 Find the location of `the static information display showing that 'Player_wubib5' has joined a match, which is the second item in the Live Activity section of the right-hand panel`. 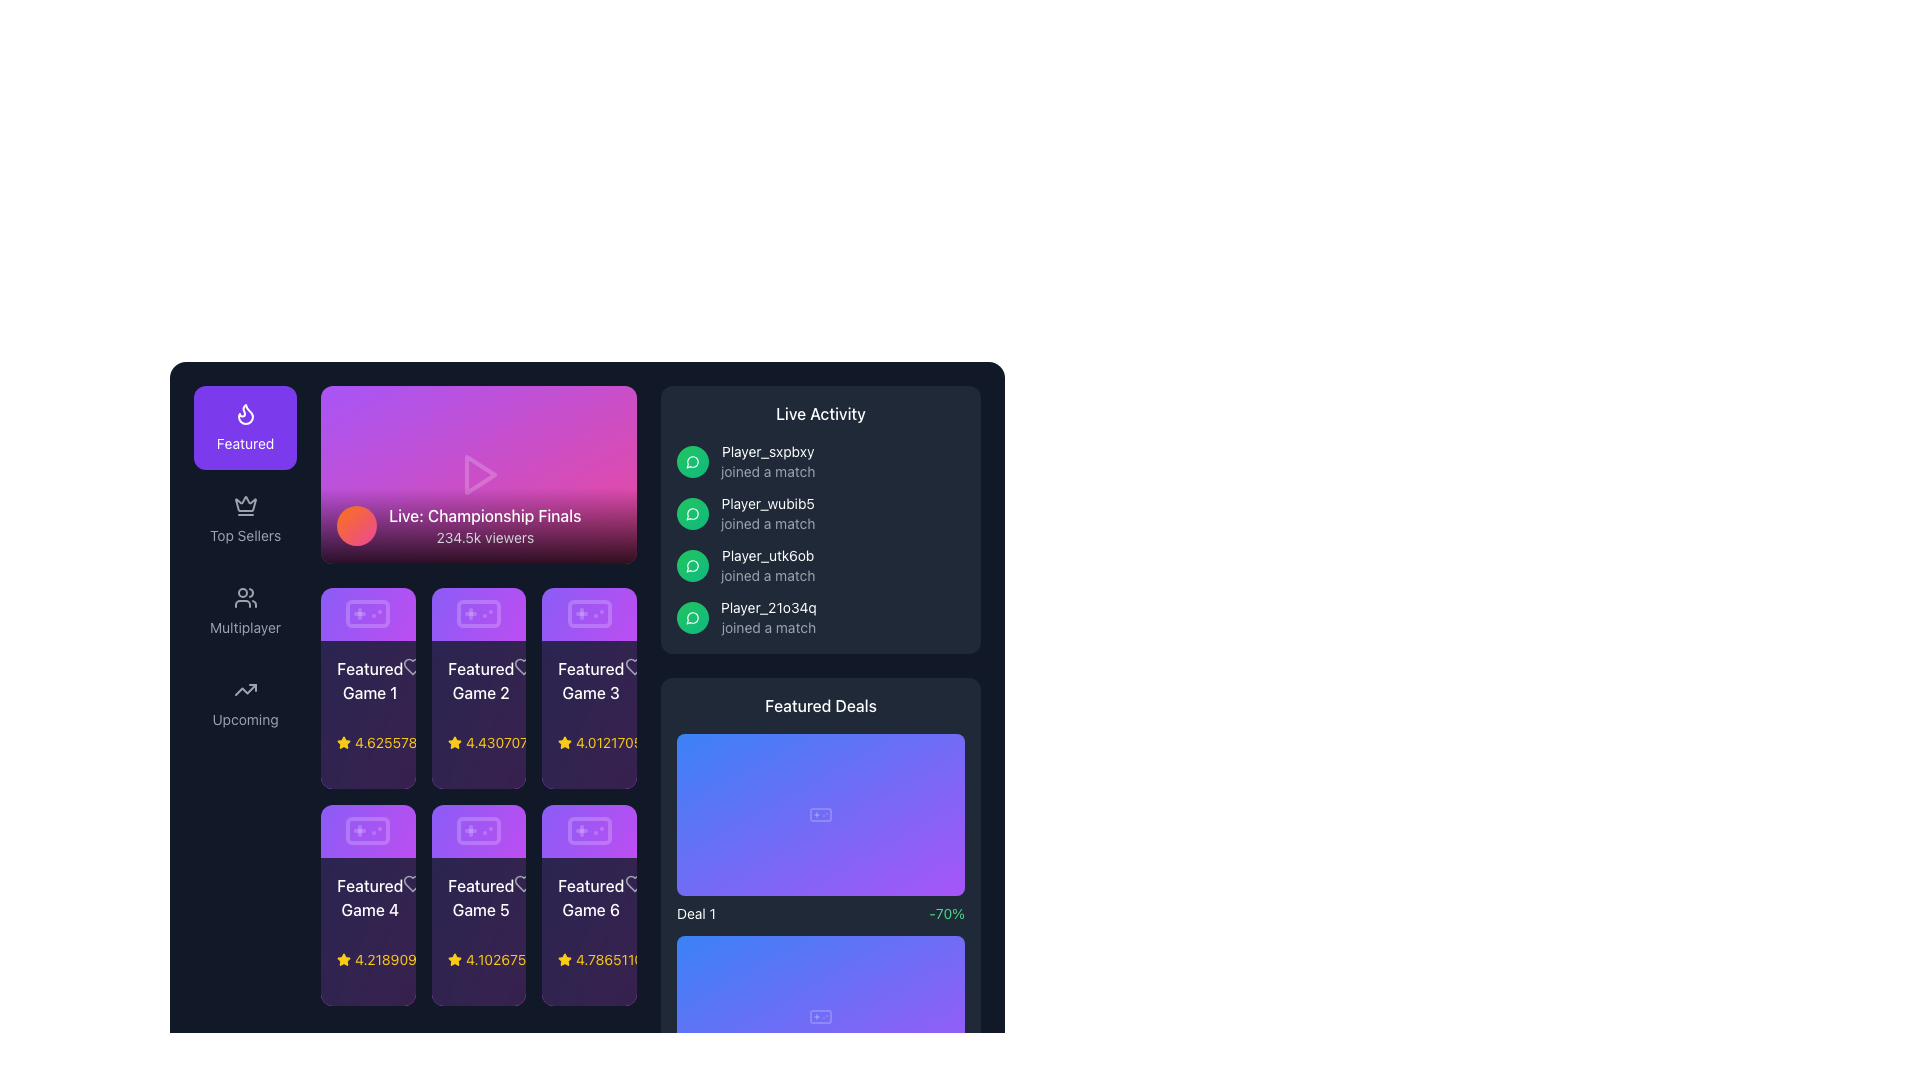

the static information display showing that 'Player_wubib5' has joined a match, which is the second item in the Live Activity section of the right-hand panel is located at coordinates (820, 512).